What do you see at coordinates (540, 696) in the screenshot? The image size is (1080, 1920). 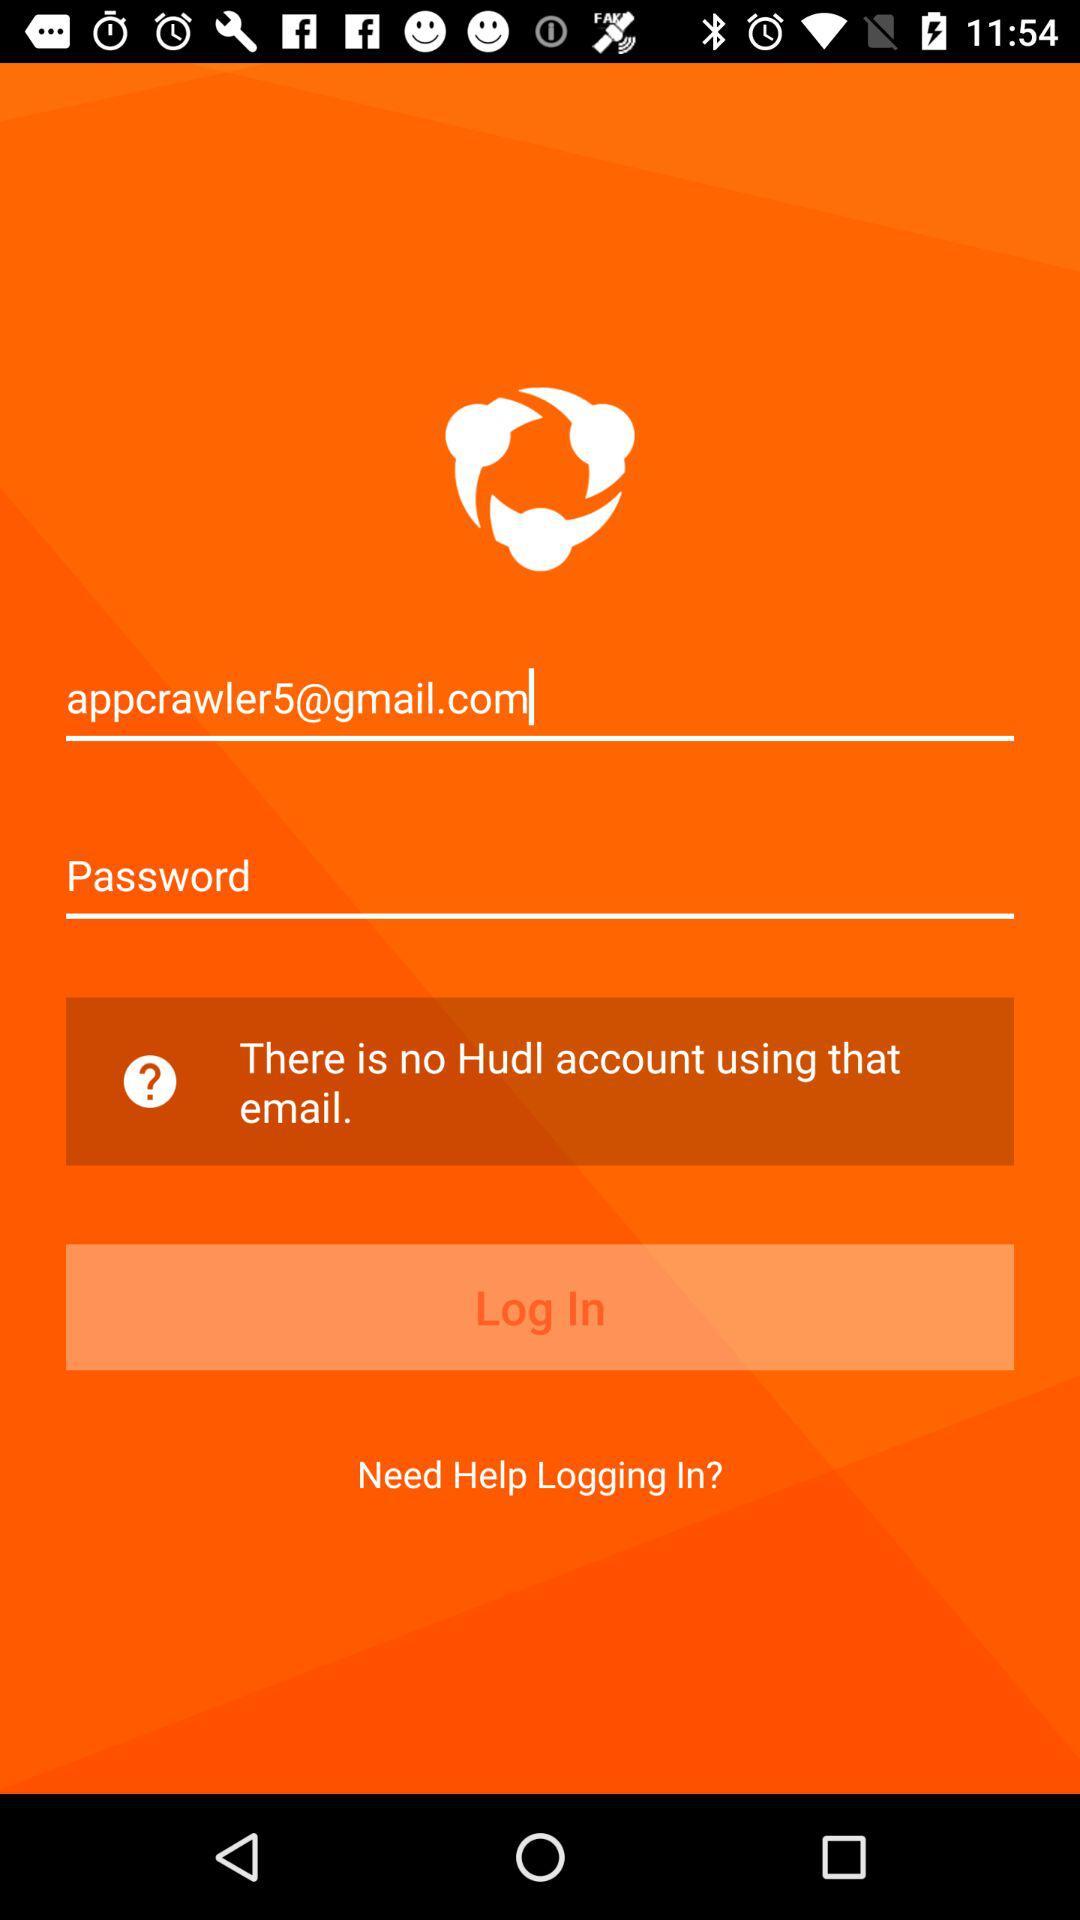 I see `the appcrawler5@gmail.com item` at bounding box center [540, 696].